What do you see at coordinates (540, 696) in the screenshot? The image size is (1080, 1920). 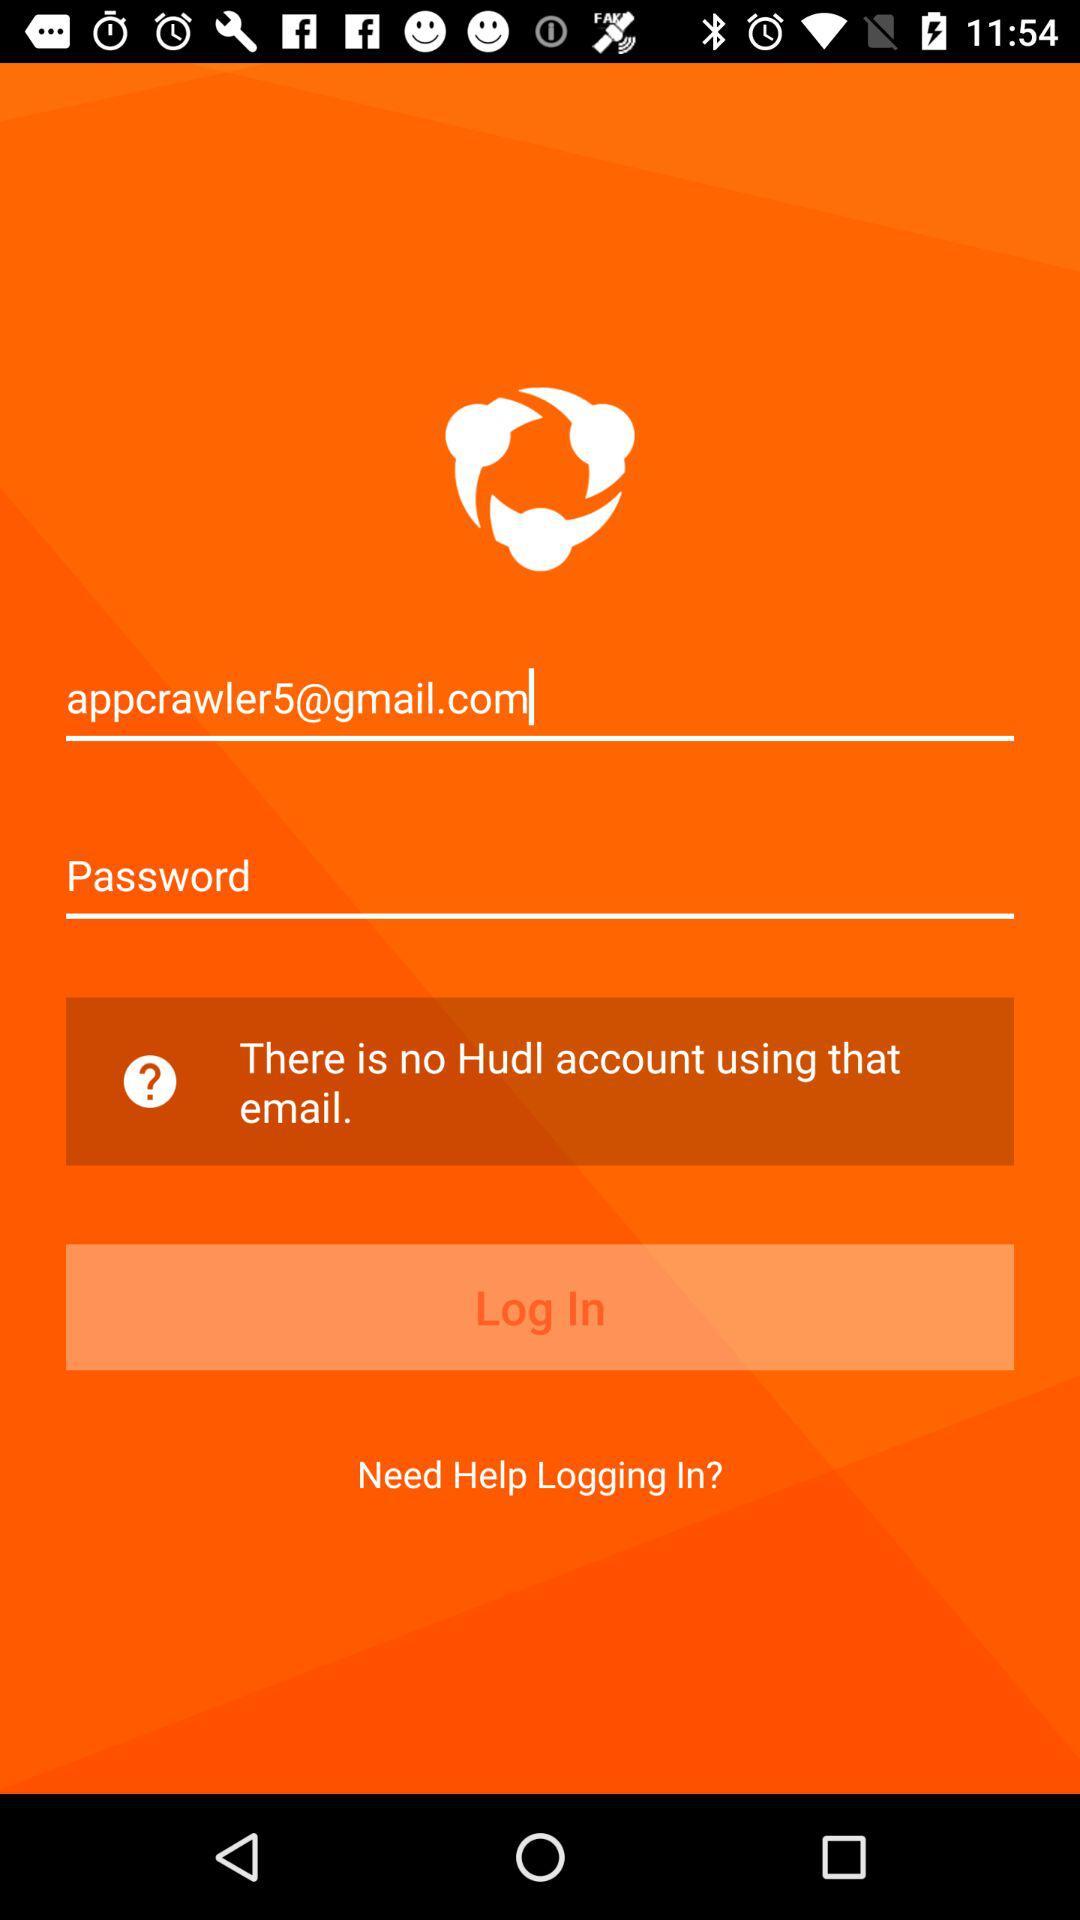 I see `the appcrawler5@gmail.com item` at bounding box center [540, 696].